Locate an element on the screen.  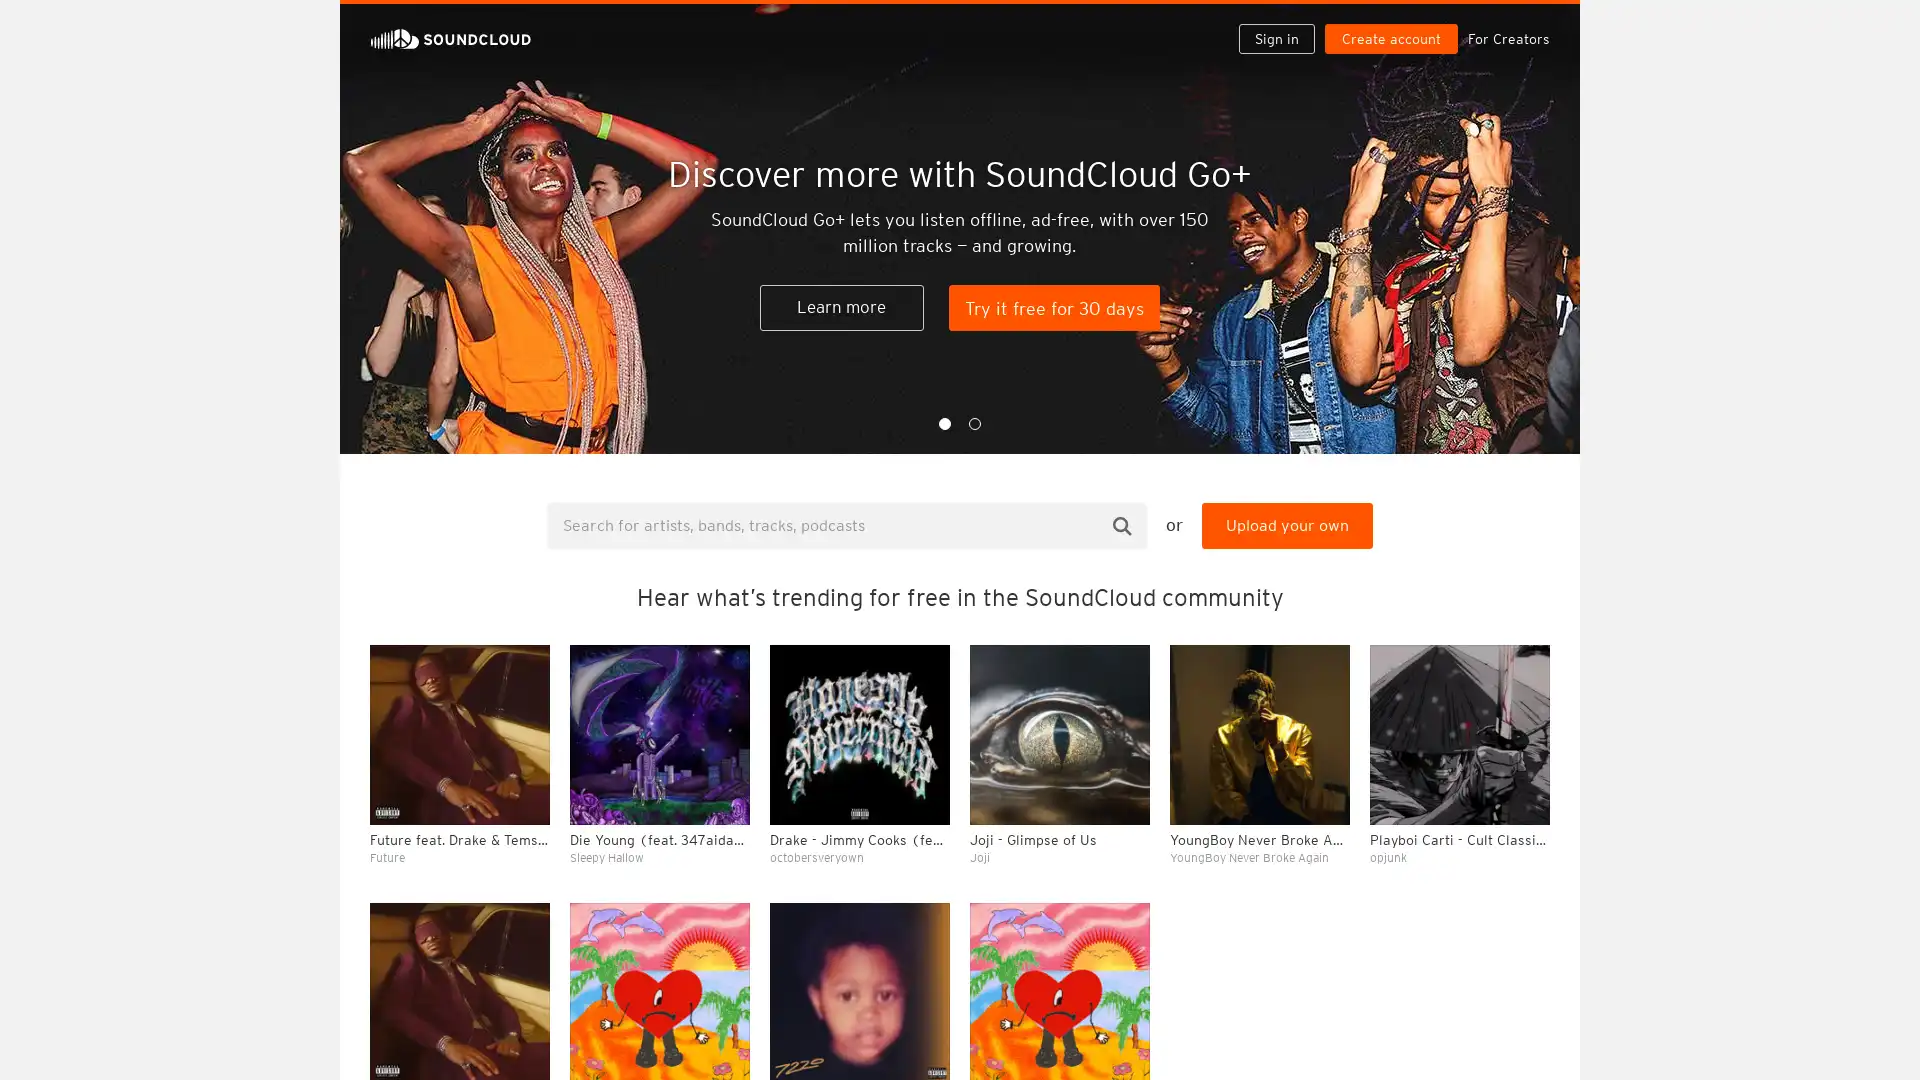
Clear is located at coordinates (1482, 546).